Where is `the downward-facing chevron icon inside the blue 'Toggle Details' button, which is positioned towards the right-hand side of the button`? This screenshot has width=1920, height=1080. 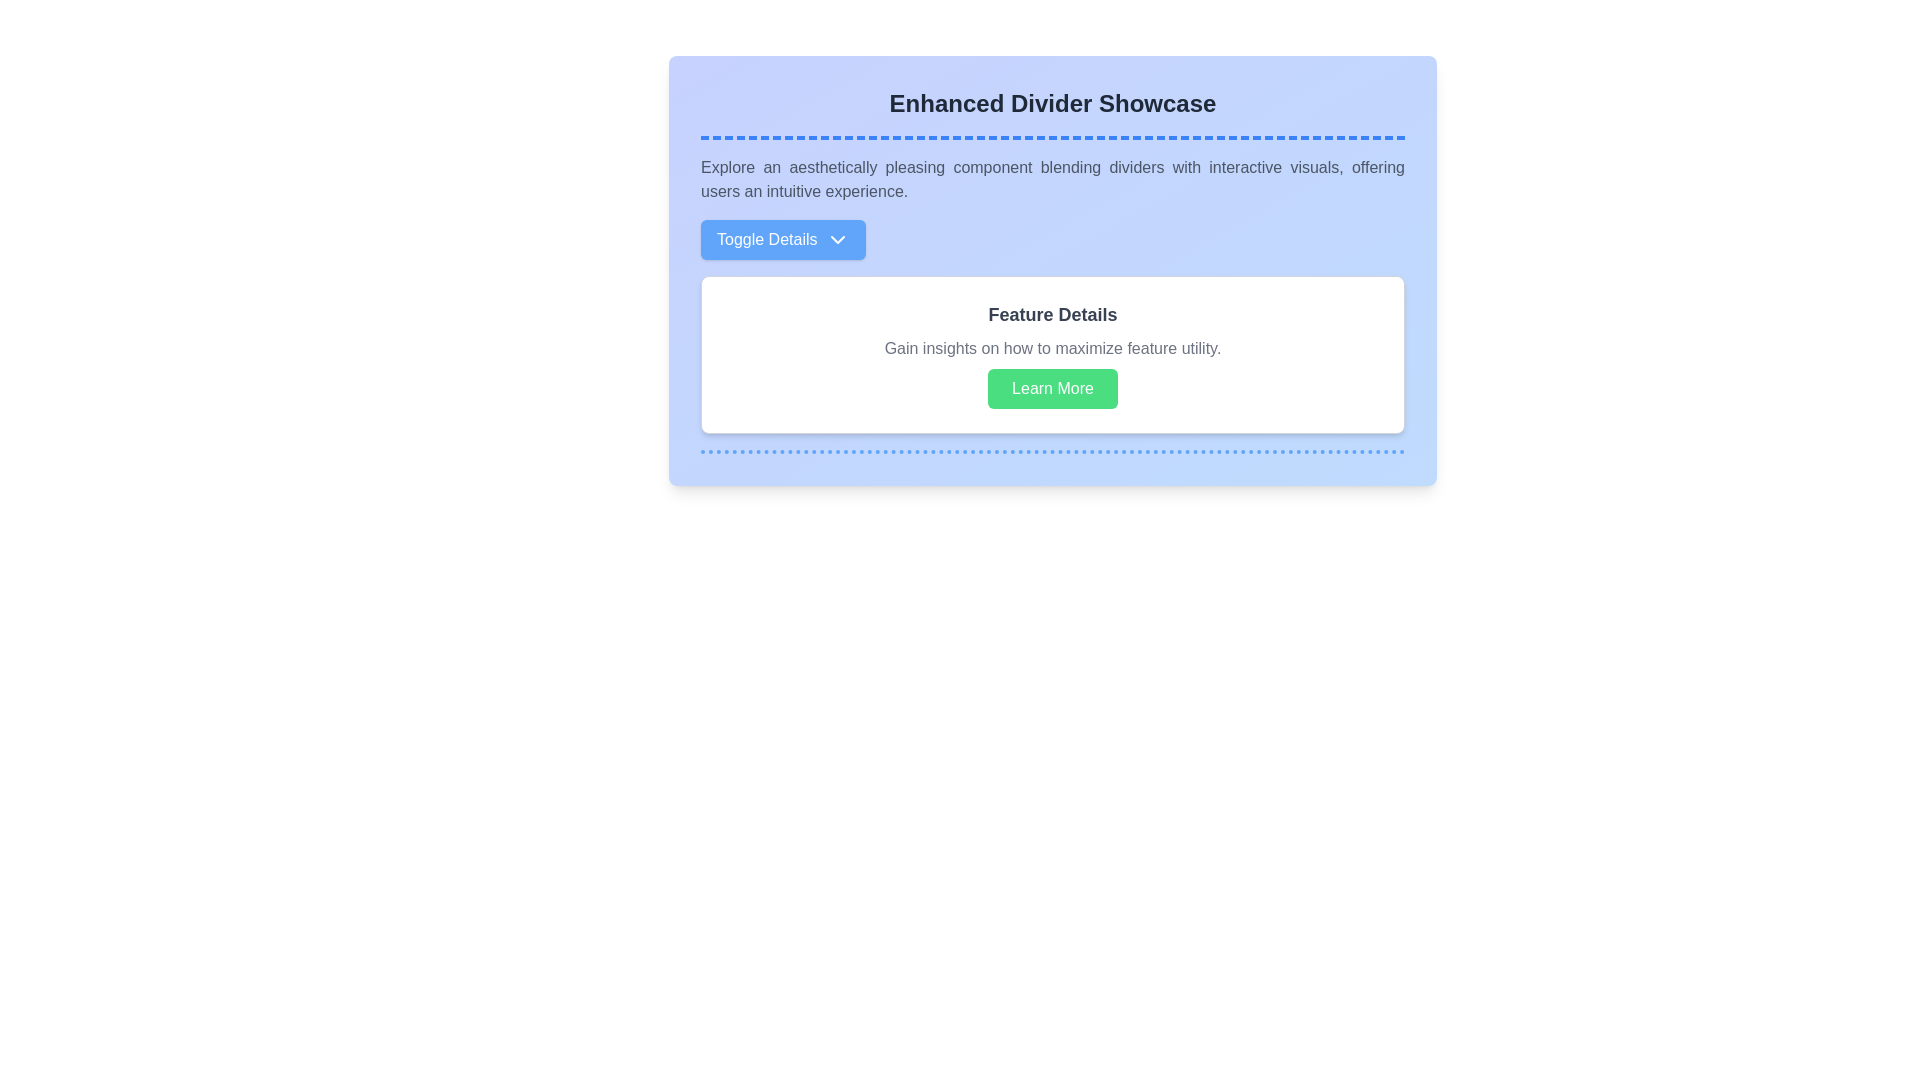
the downward-facing chevron icon inside the blue 'Toggle Details' button, which is positioned towards the right-hand side of the button is located at coordinates (837, 238).